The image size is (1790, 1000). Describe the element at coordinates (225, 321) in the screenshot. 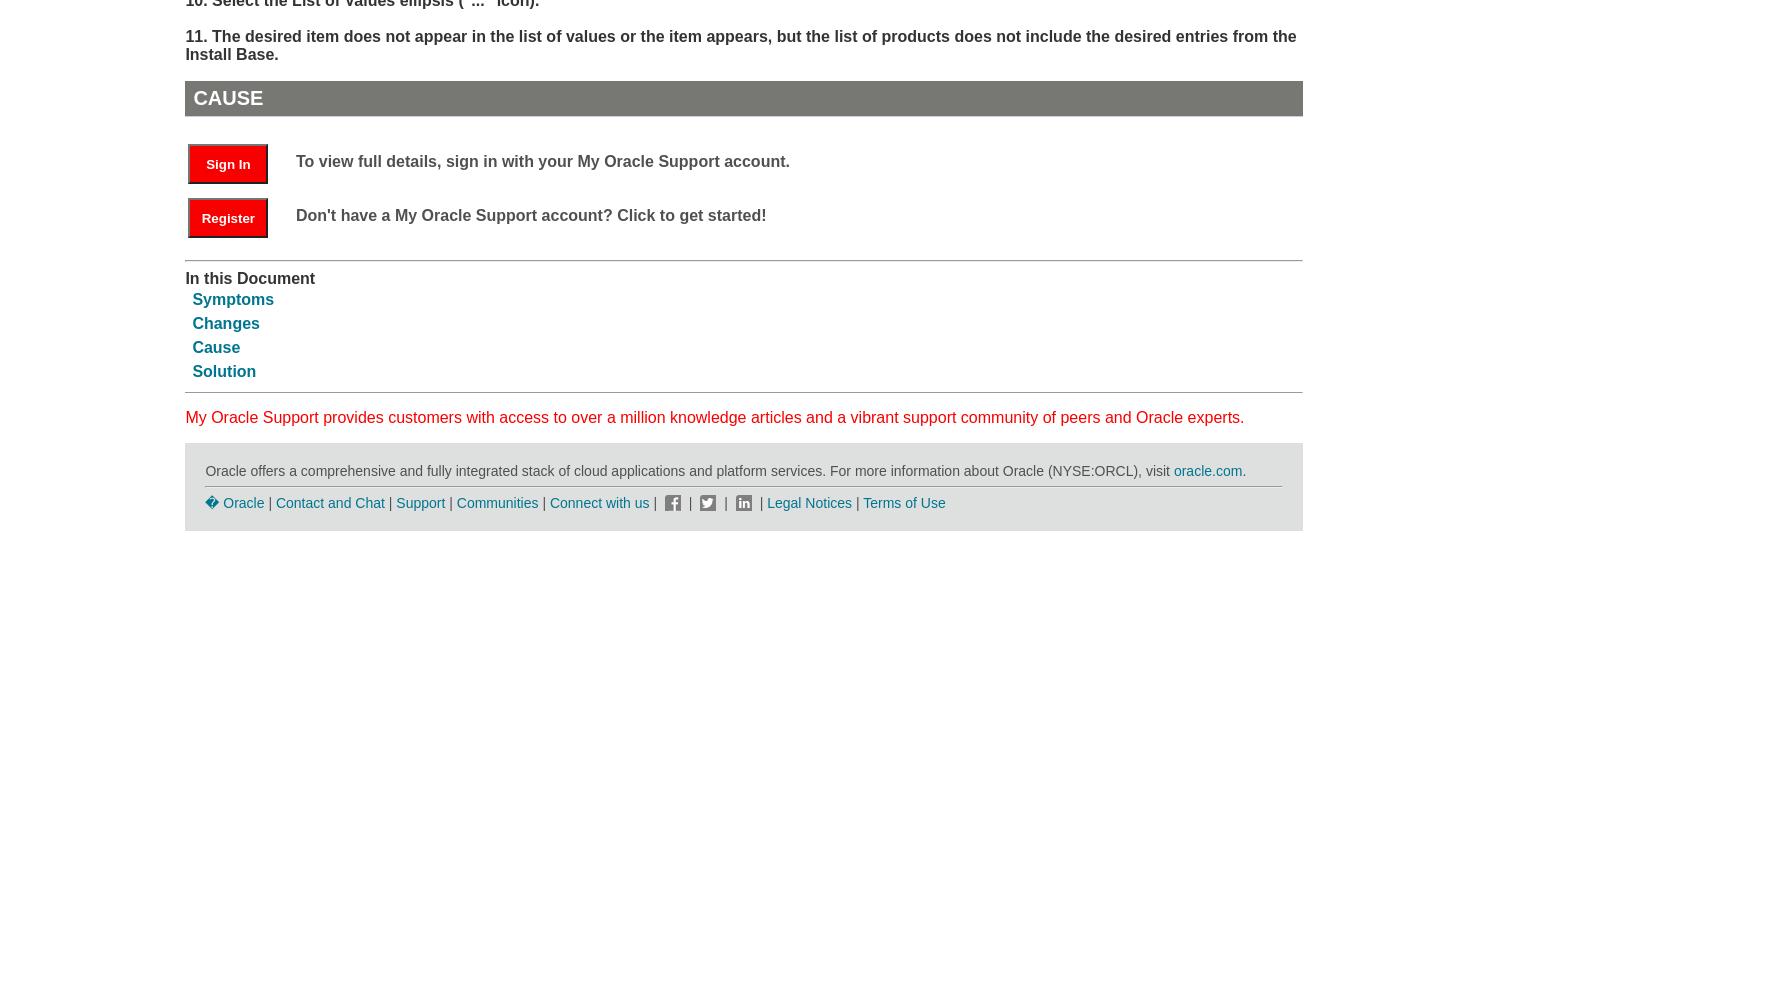

I see `'Changes'` at that location.